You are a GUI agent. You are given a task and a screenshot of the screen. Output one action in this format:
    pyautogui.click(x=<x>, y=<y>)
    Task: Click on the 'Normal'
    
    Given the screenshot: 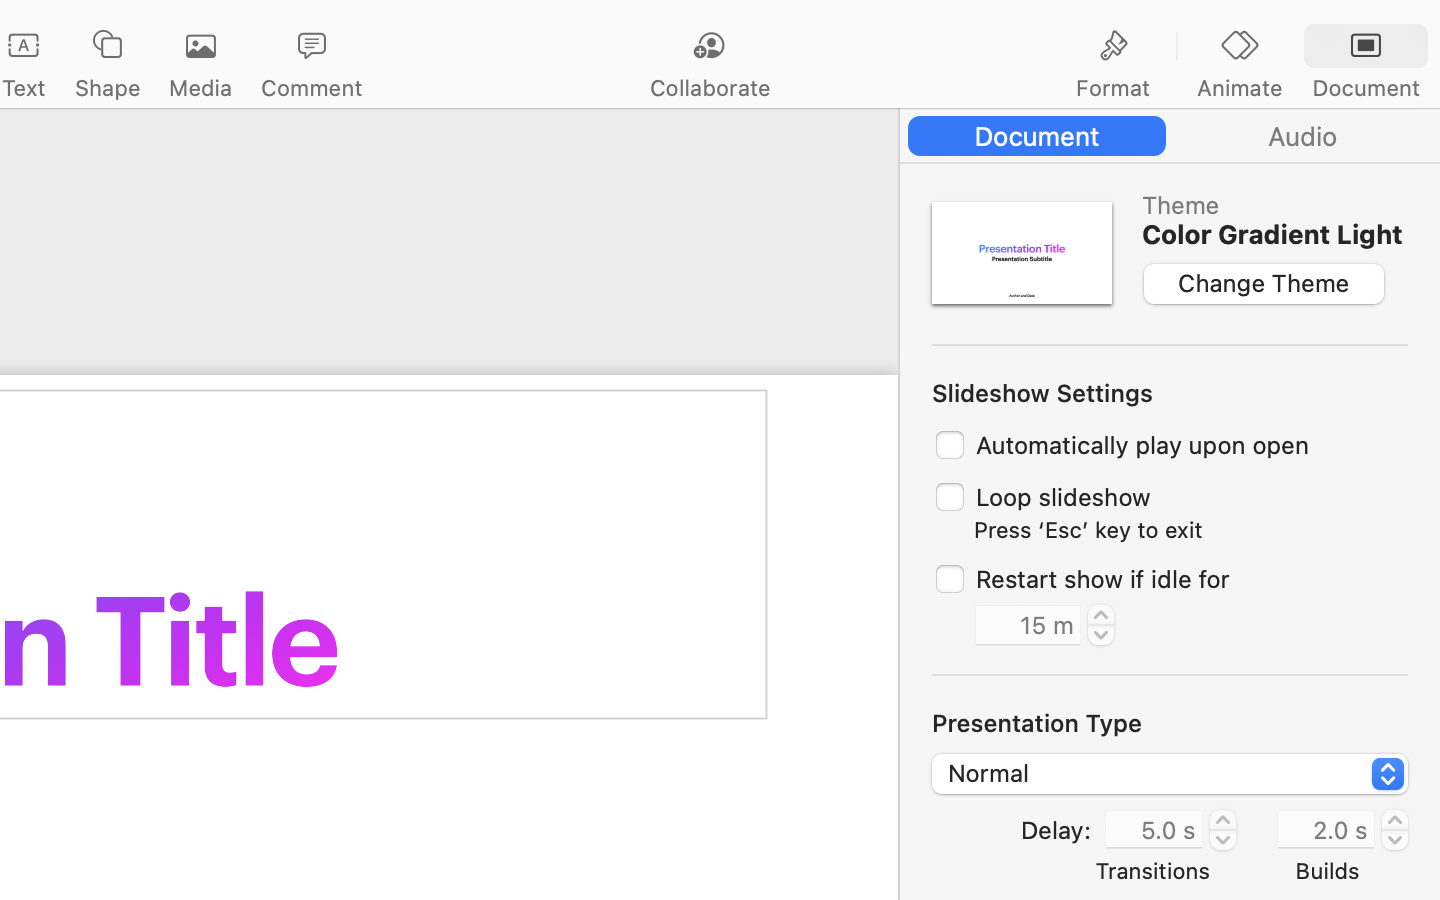 What is the action you would take?
    pyautogui.click(x=1171, y=775)
    